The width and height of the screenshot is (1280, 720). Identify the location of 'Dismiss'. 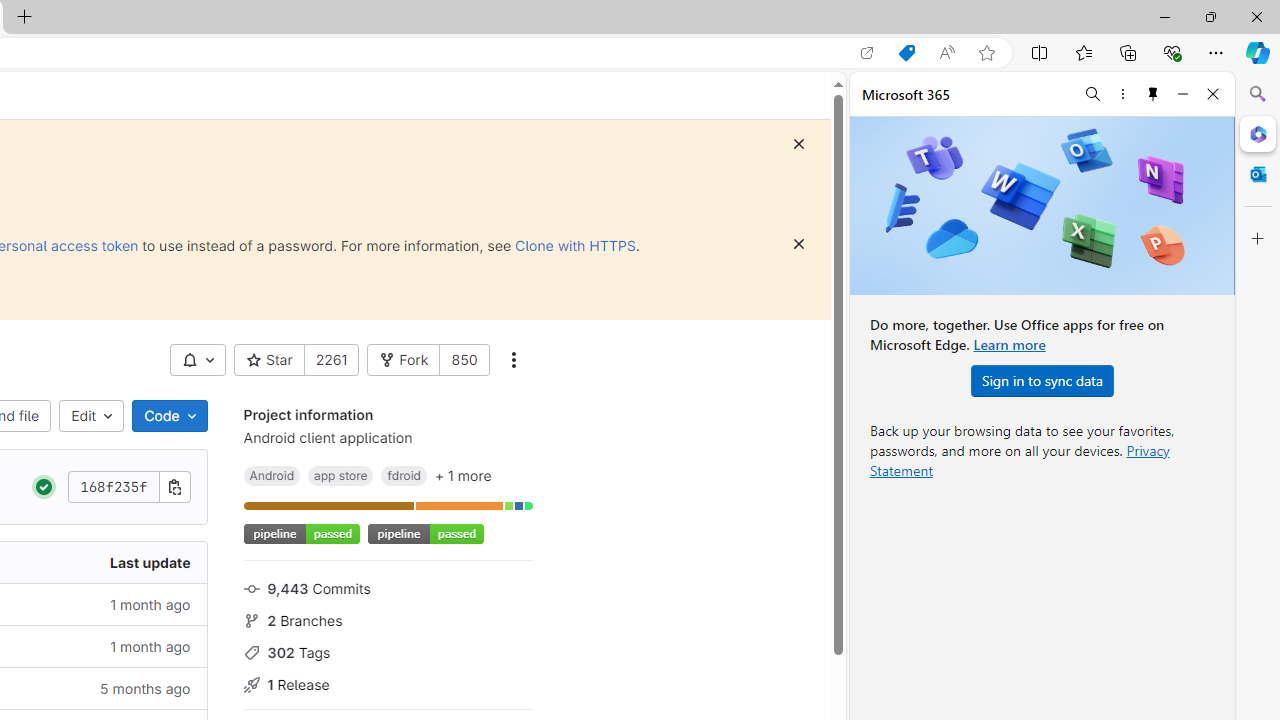
(798, 243).